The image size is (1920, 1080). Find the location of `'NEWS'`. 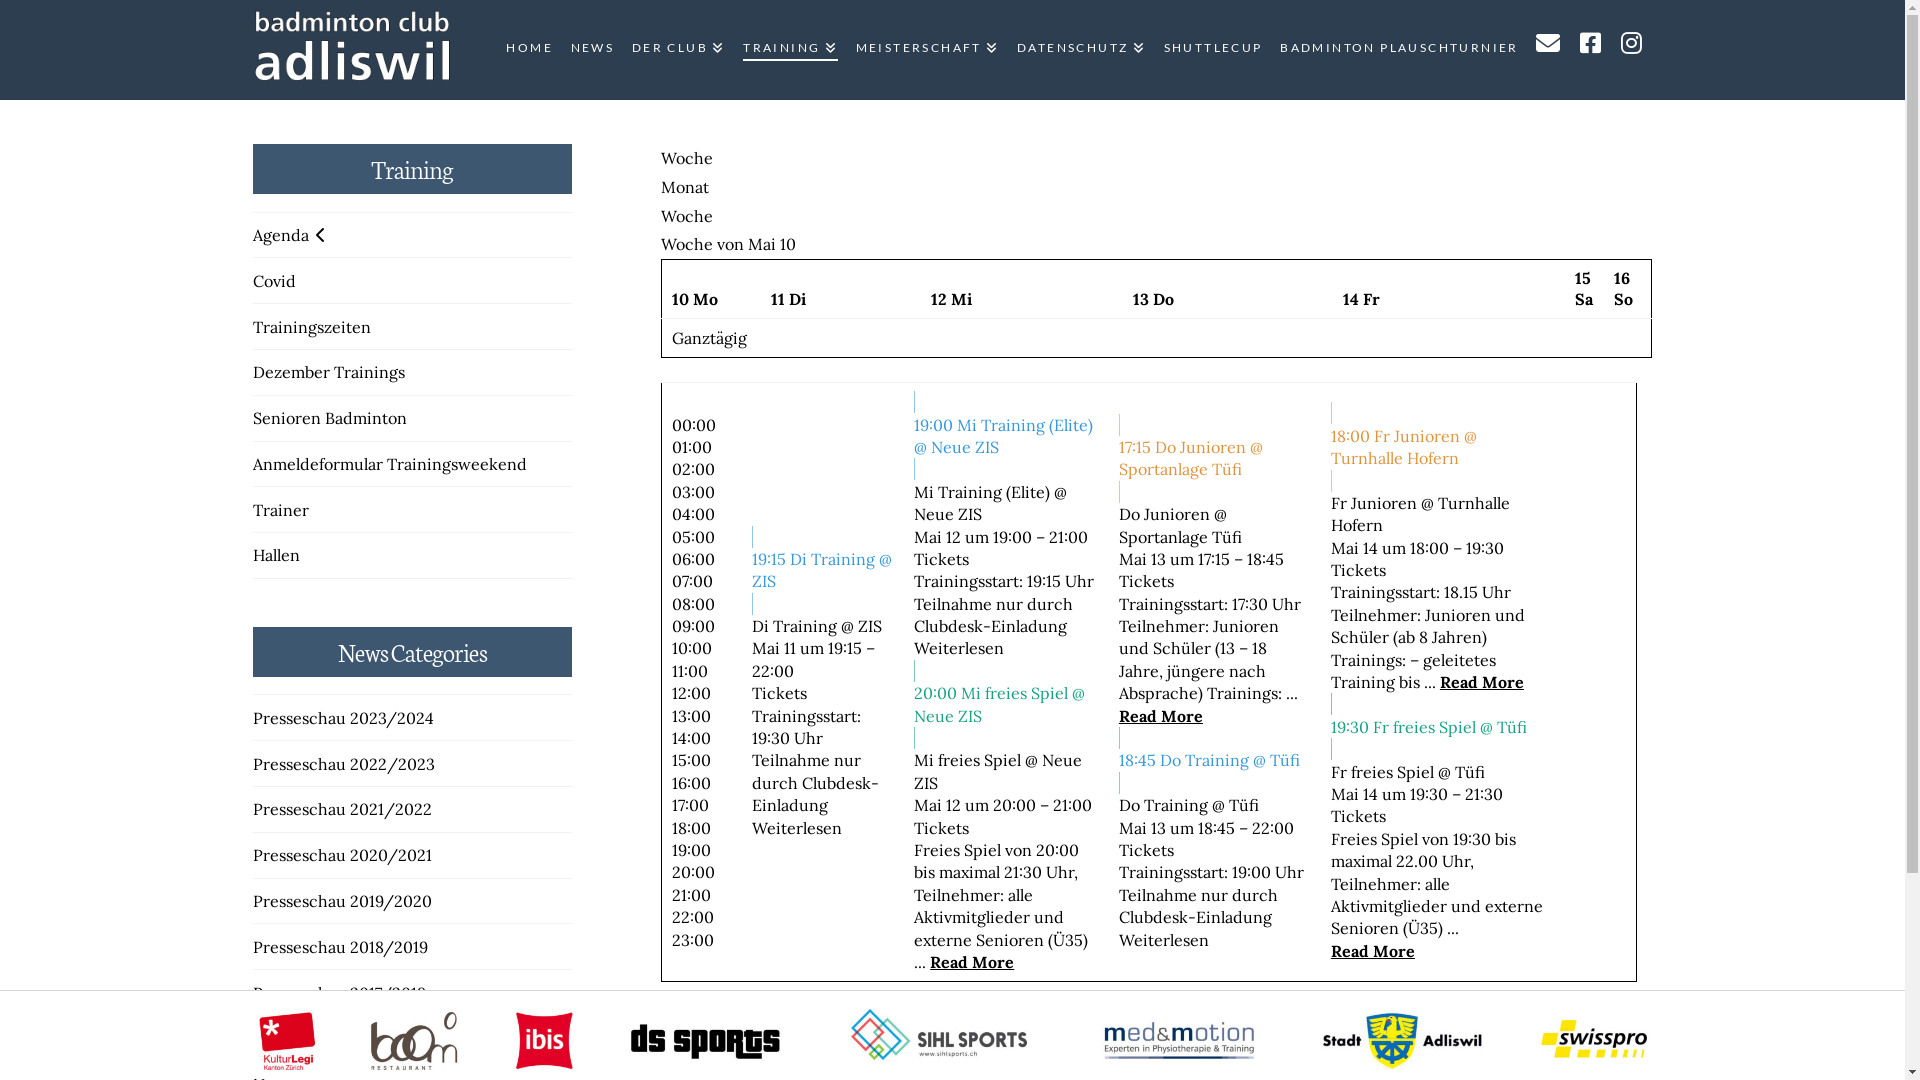

'NEWS' is located at coordinates (590, 49).